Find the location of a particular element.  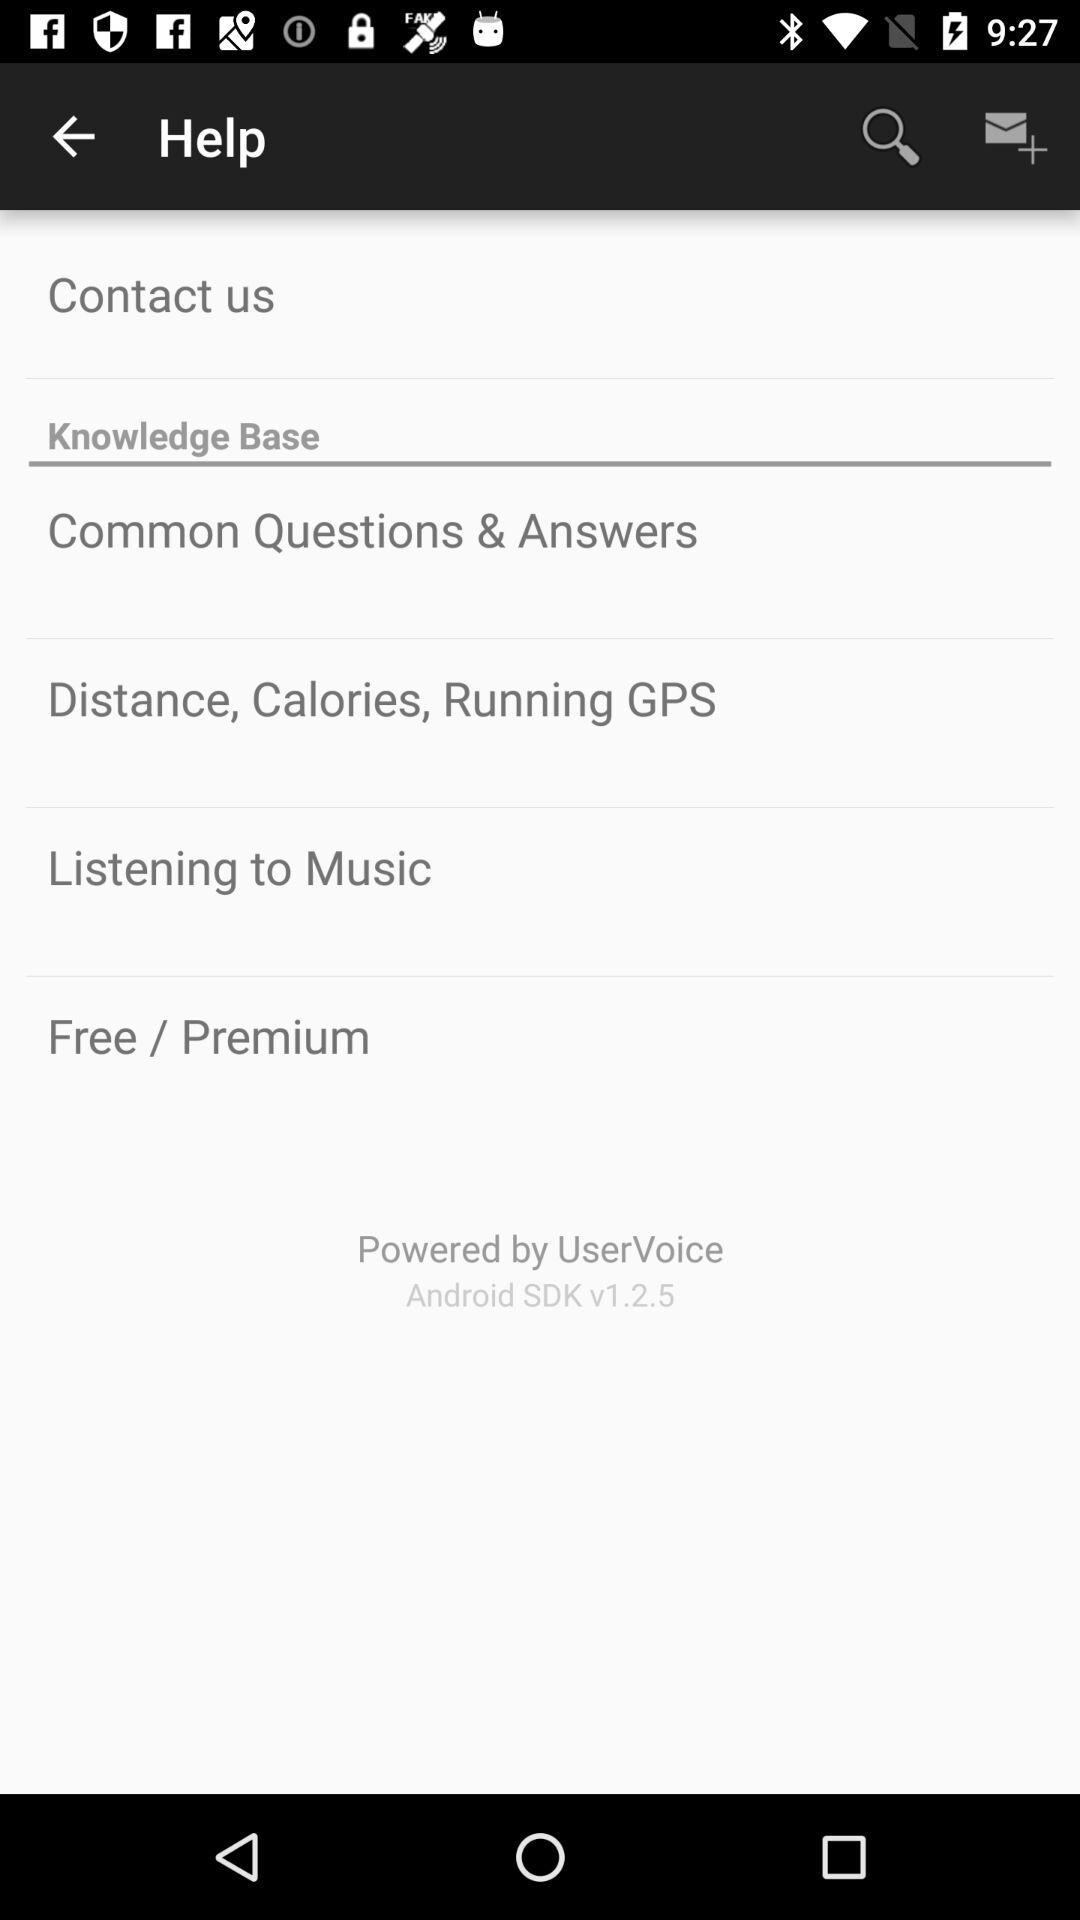

the knowledge base is located at coordinates (540, 423).